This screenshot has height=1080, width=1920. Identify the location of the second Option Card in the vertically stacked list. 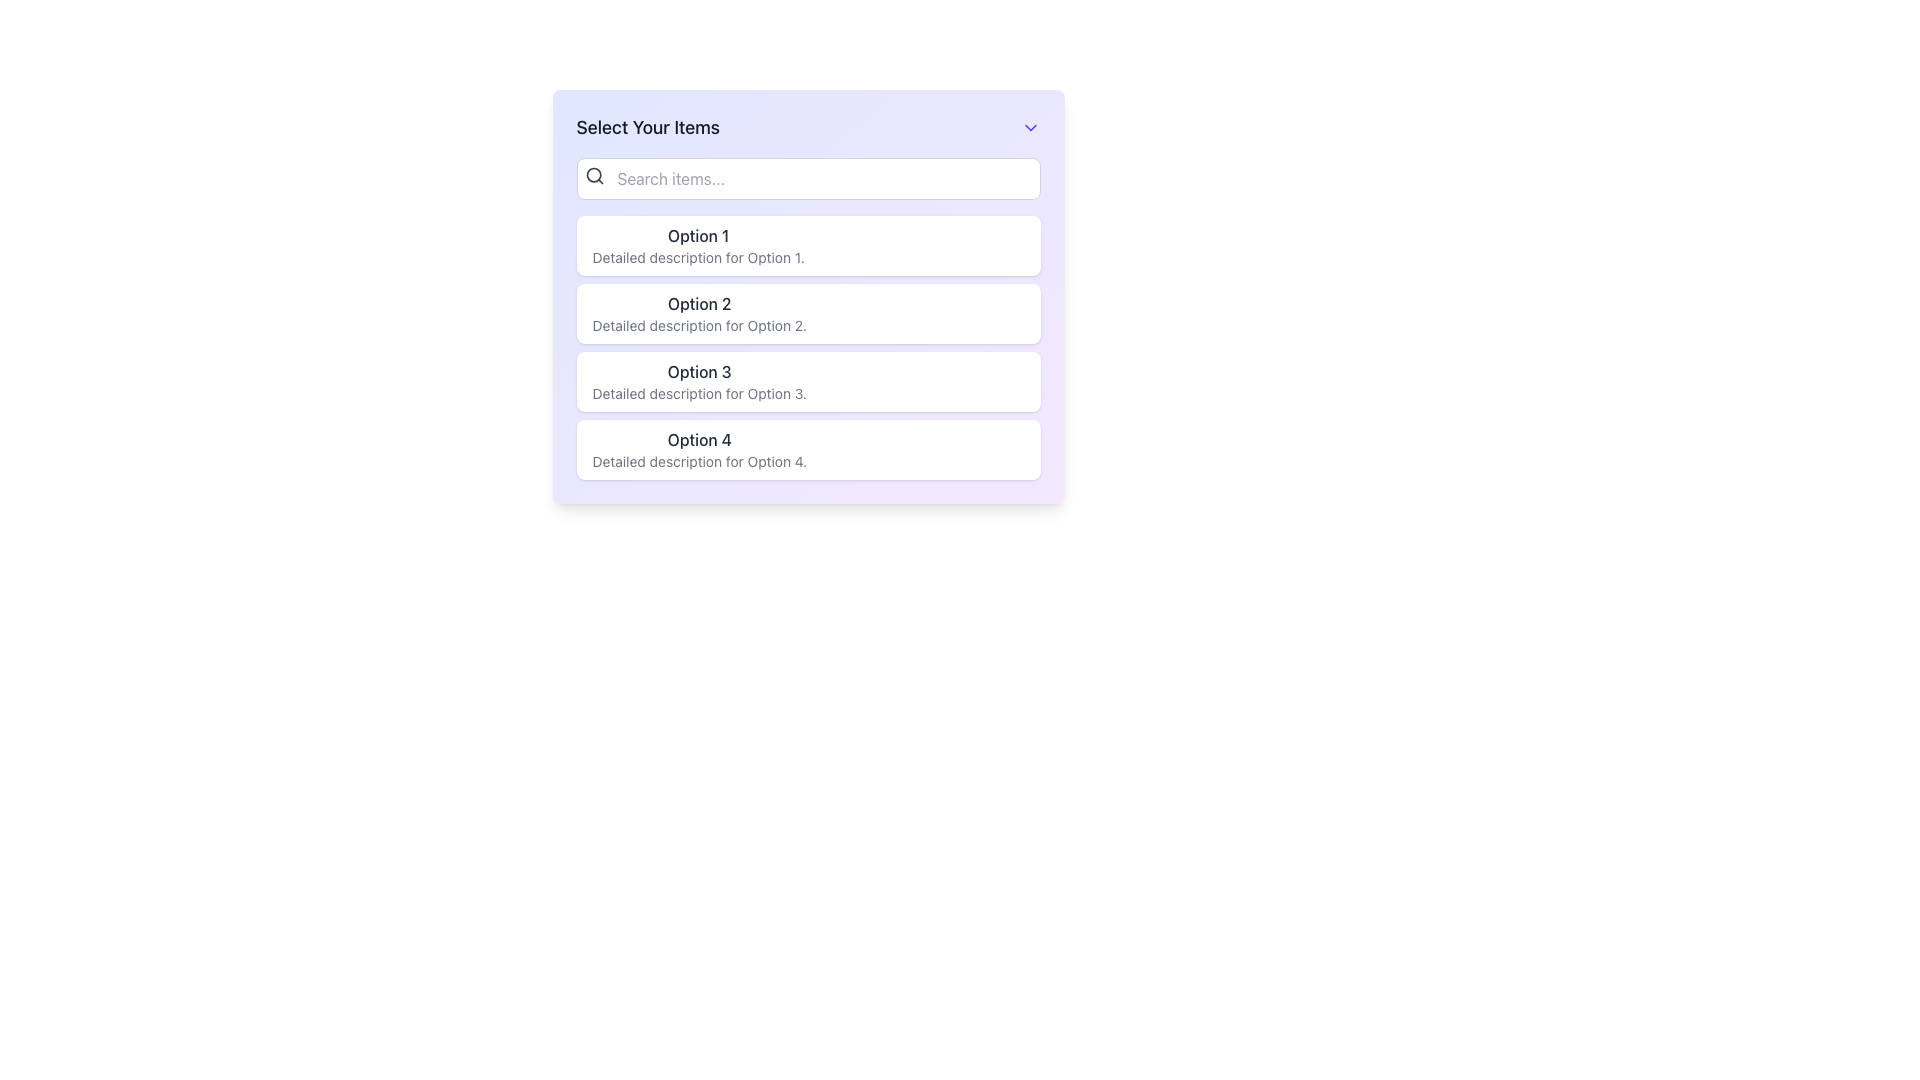
(808, 297).